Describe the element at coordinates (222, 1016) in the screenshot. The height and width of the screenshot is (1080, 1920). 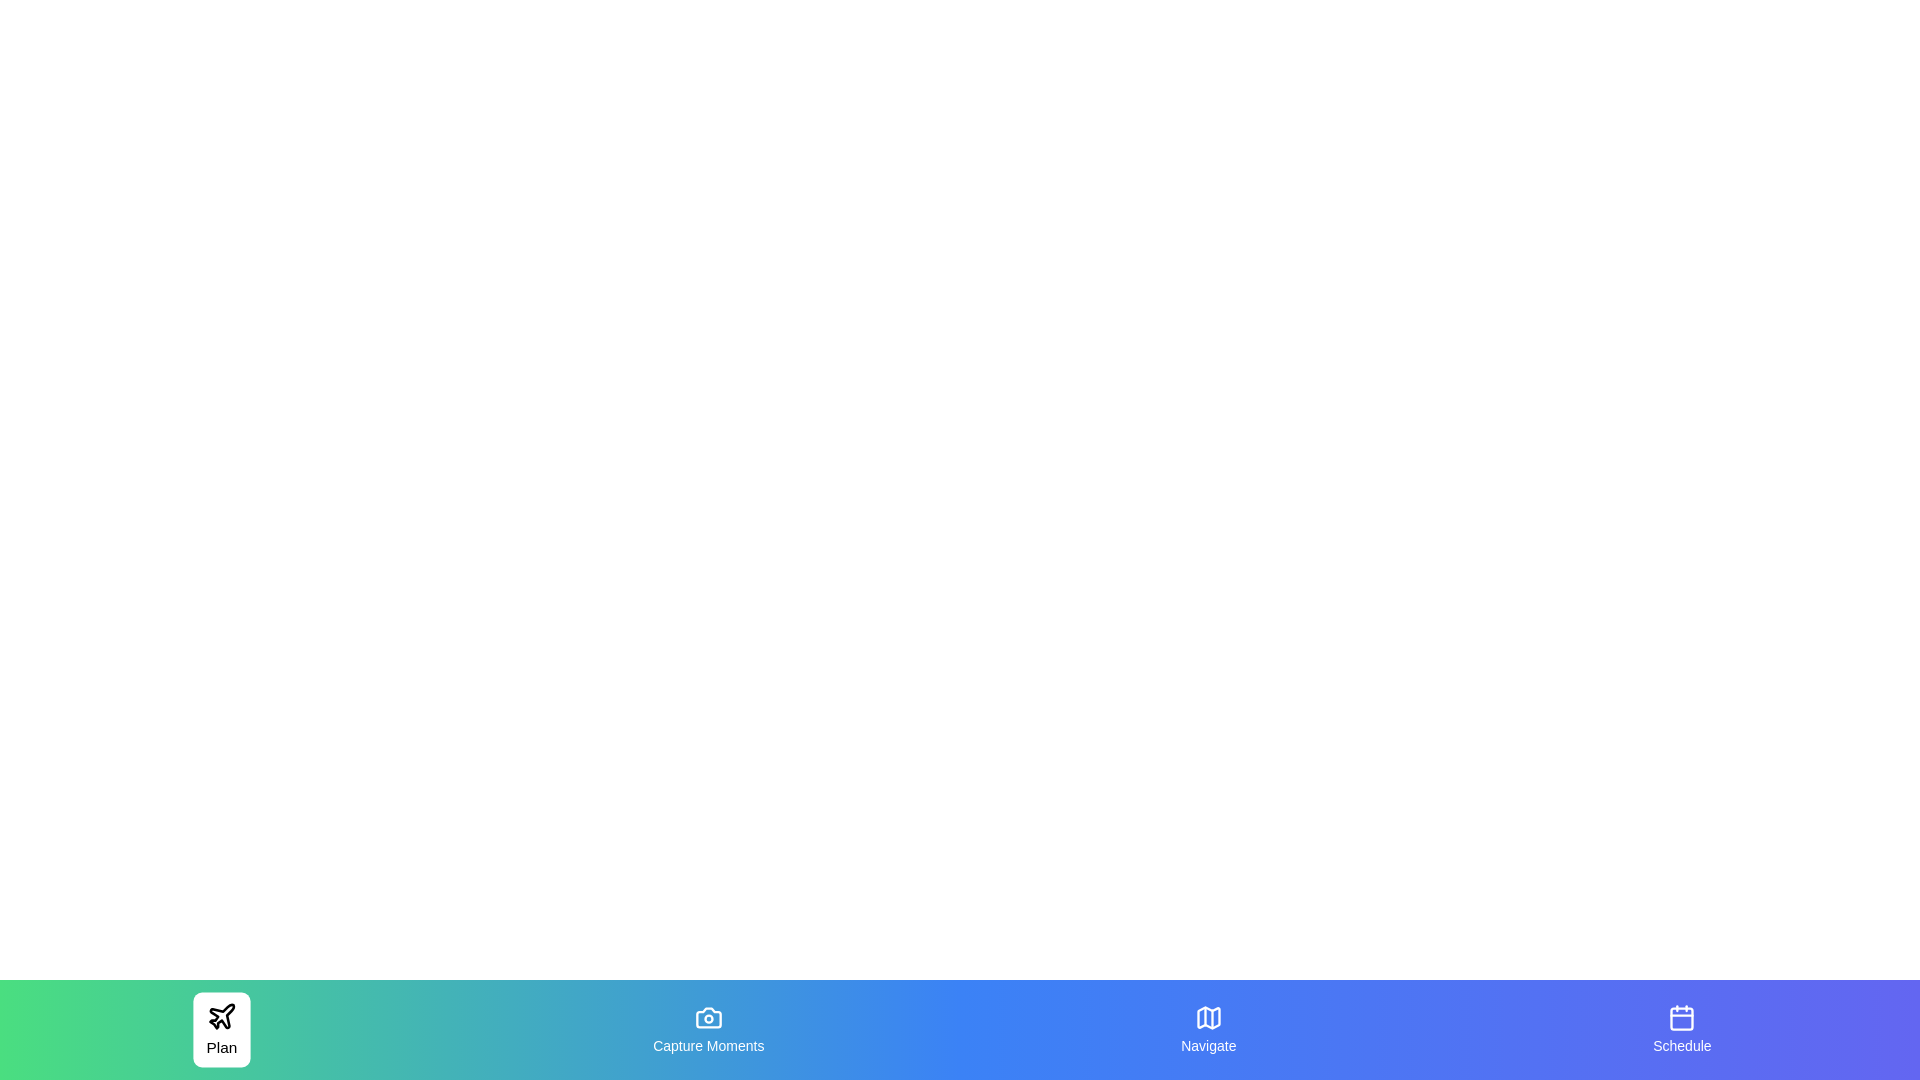
I see `the icon associated with the tab Plan` at that location.